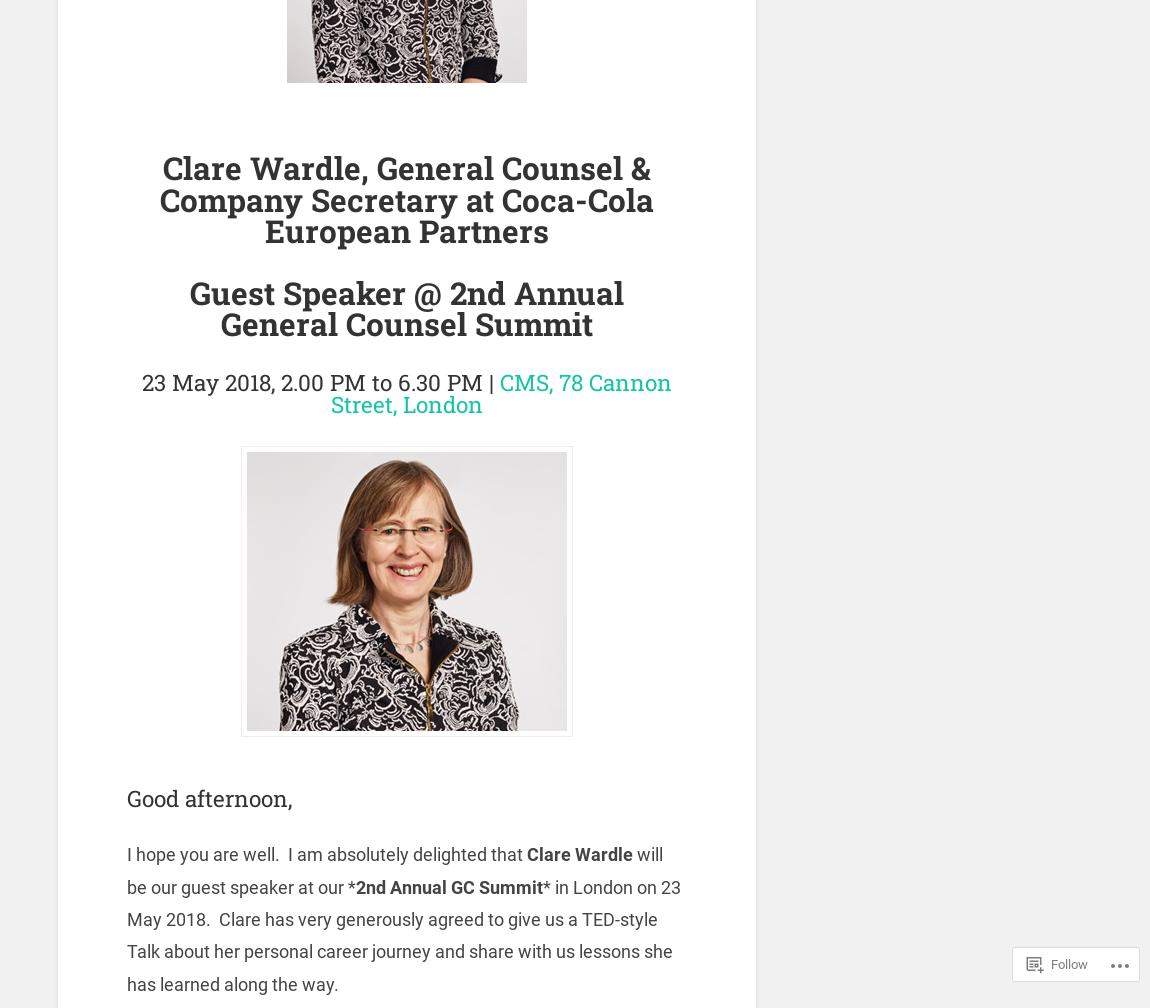 Image resolution: width=1150 pixels, height=1008 pixels. I want to click on 'Clare Wardle', so click(527, 854).